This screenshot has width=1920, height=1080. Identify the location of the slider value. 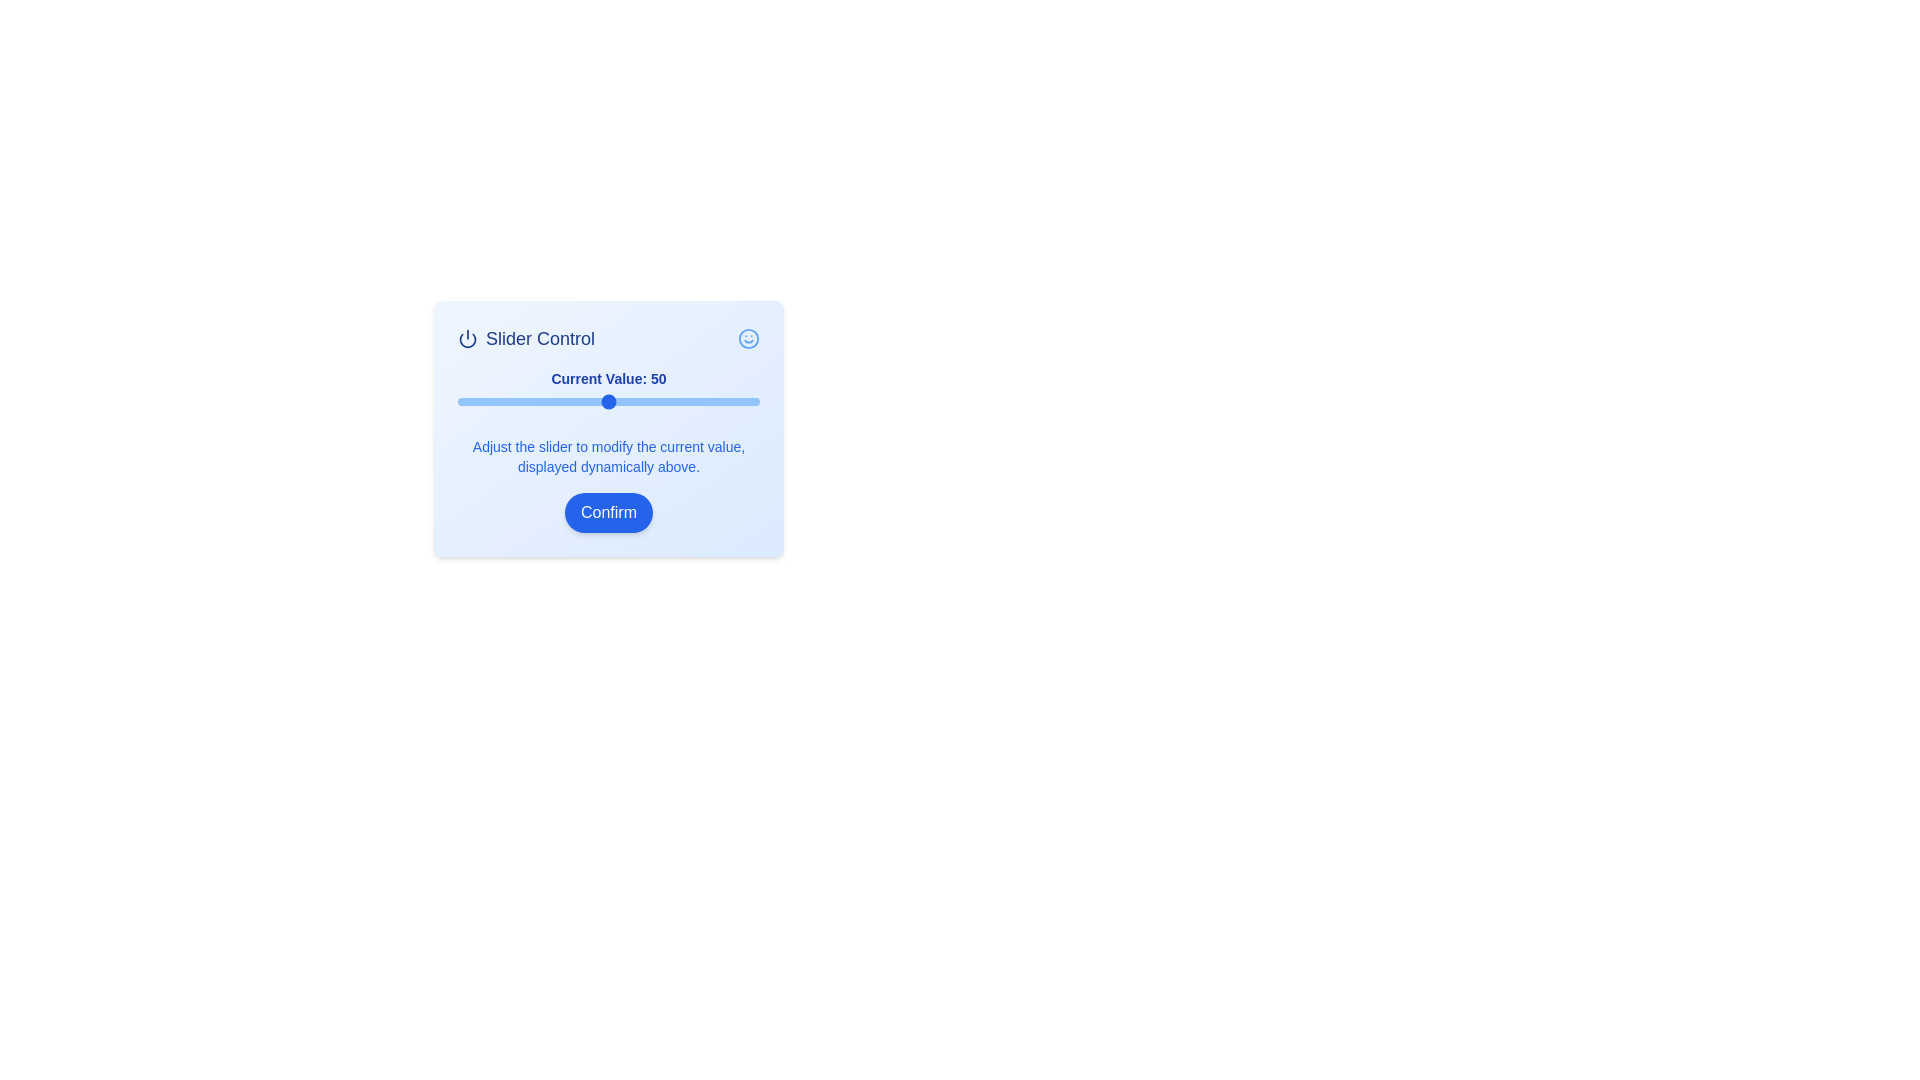
(648, 401).